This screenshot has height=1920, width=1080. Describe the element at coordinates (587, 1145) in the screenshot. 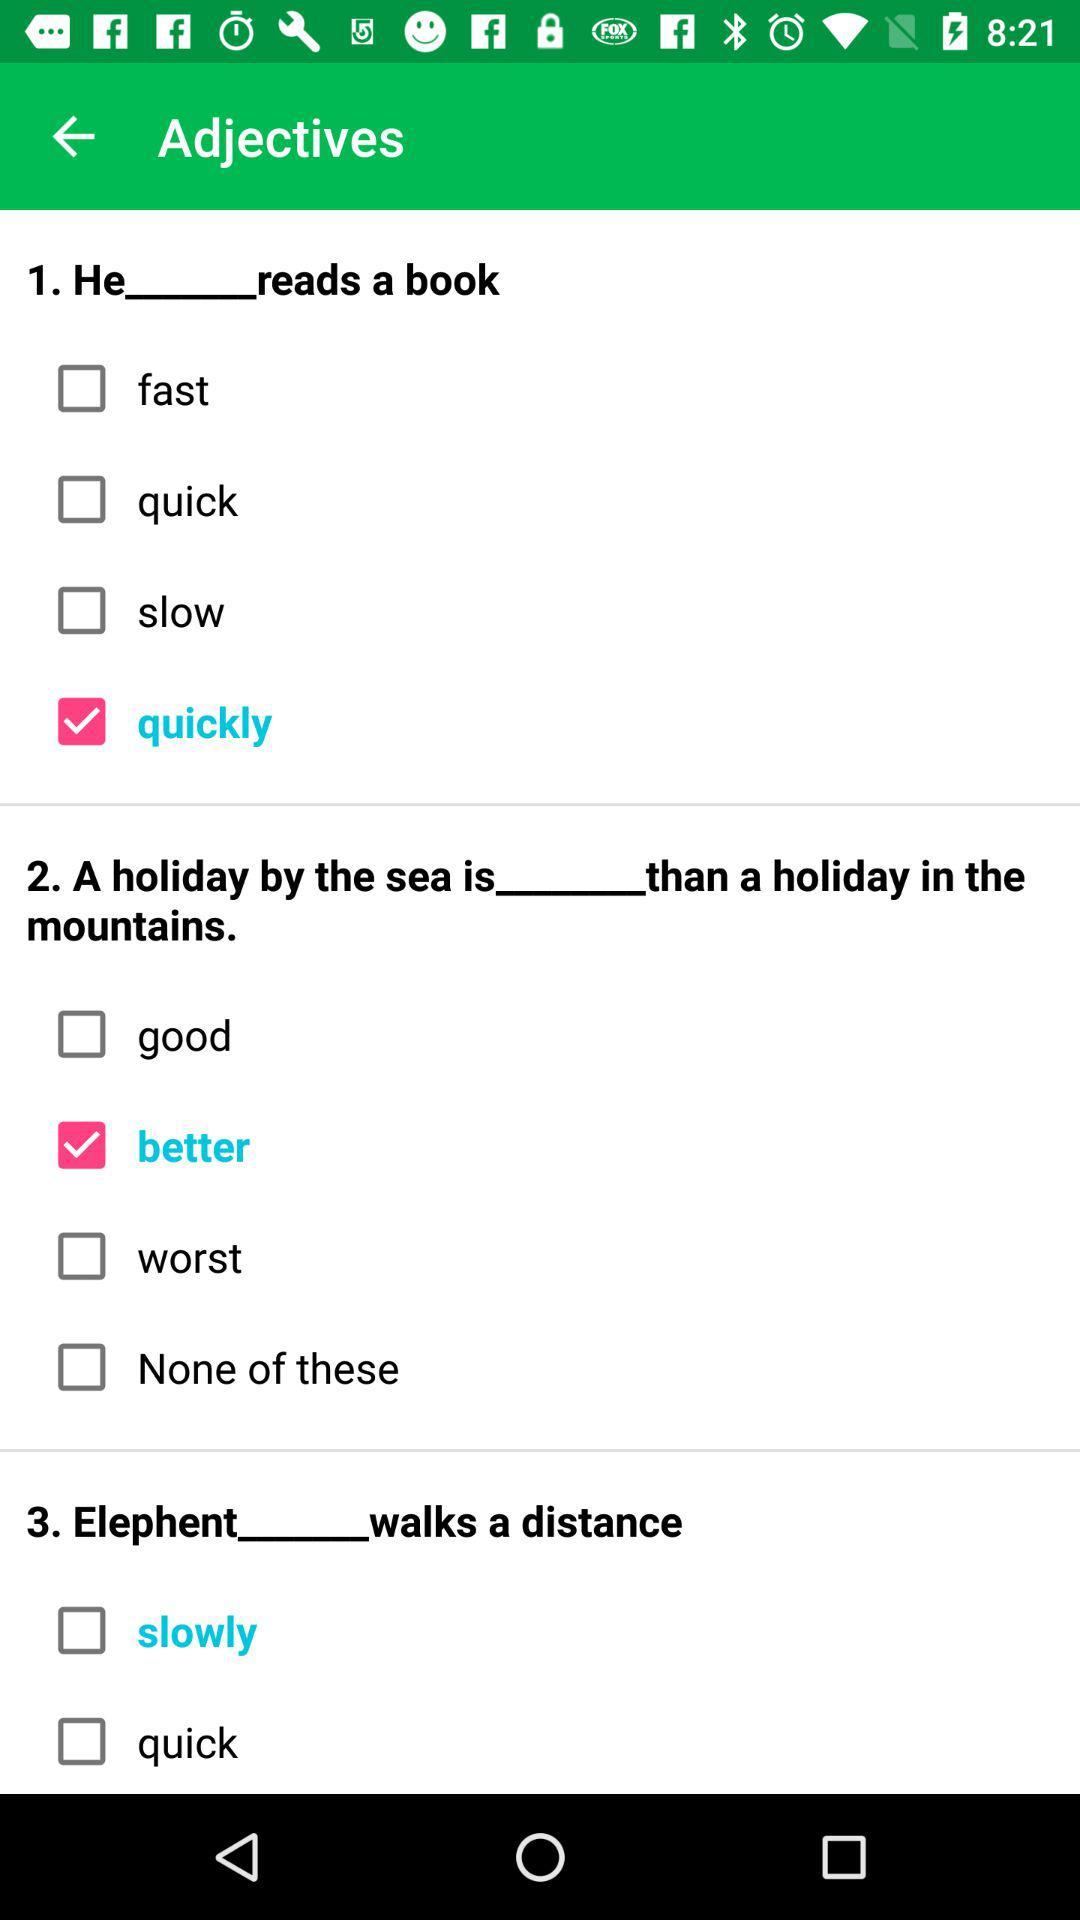

I see `the better icon` at that location.